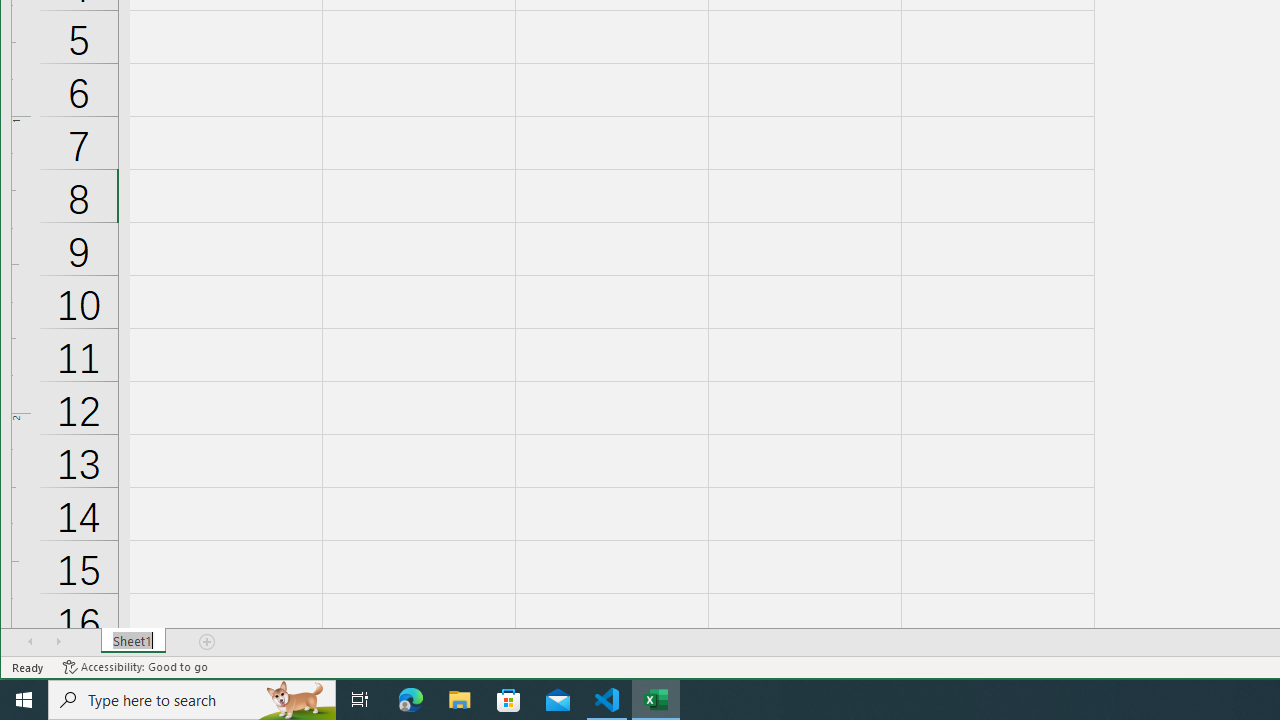 This screenshot has width=1280, height=720. What do you see at coordinates (24, 698) in the screenshot?
I see `'Start'` at bounding box center [24, 698].